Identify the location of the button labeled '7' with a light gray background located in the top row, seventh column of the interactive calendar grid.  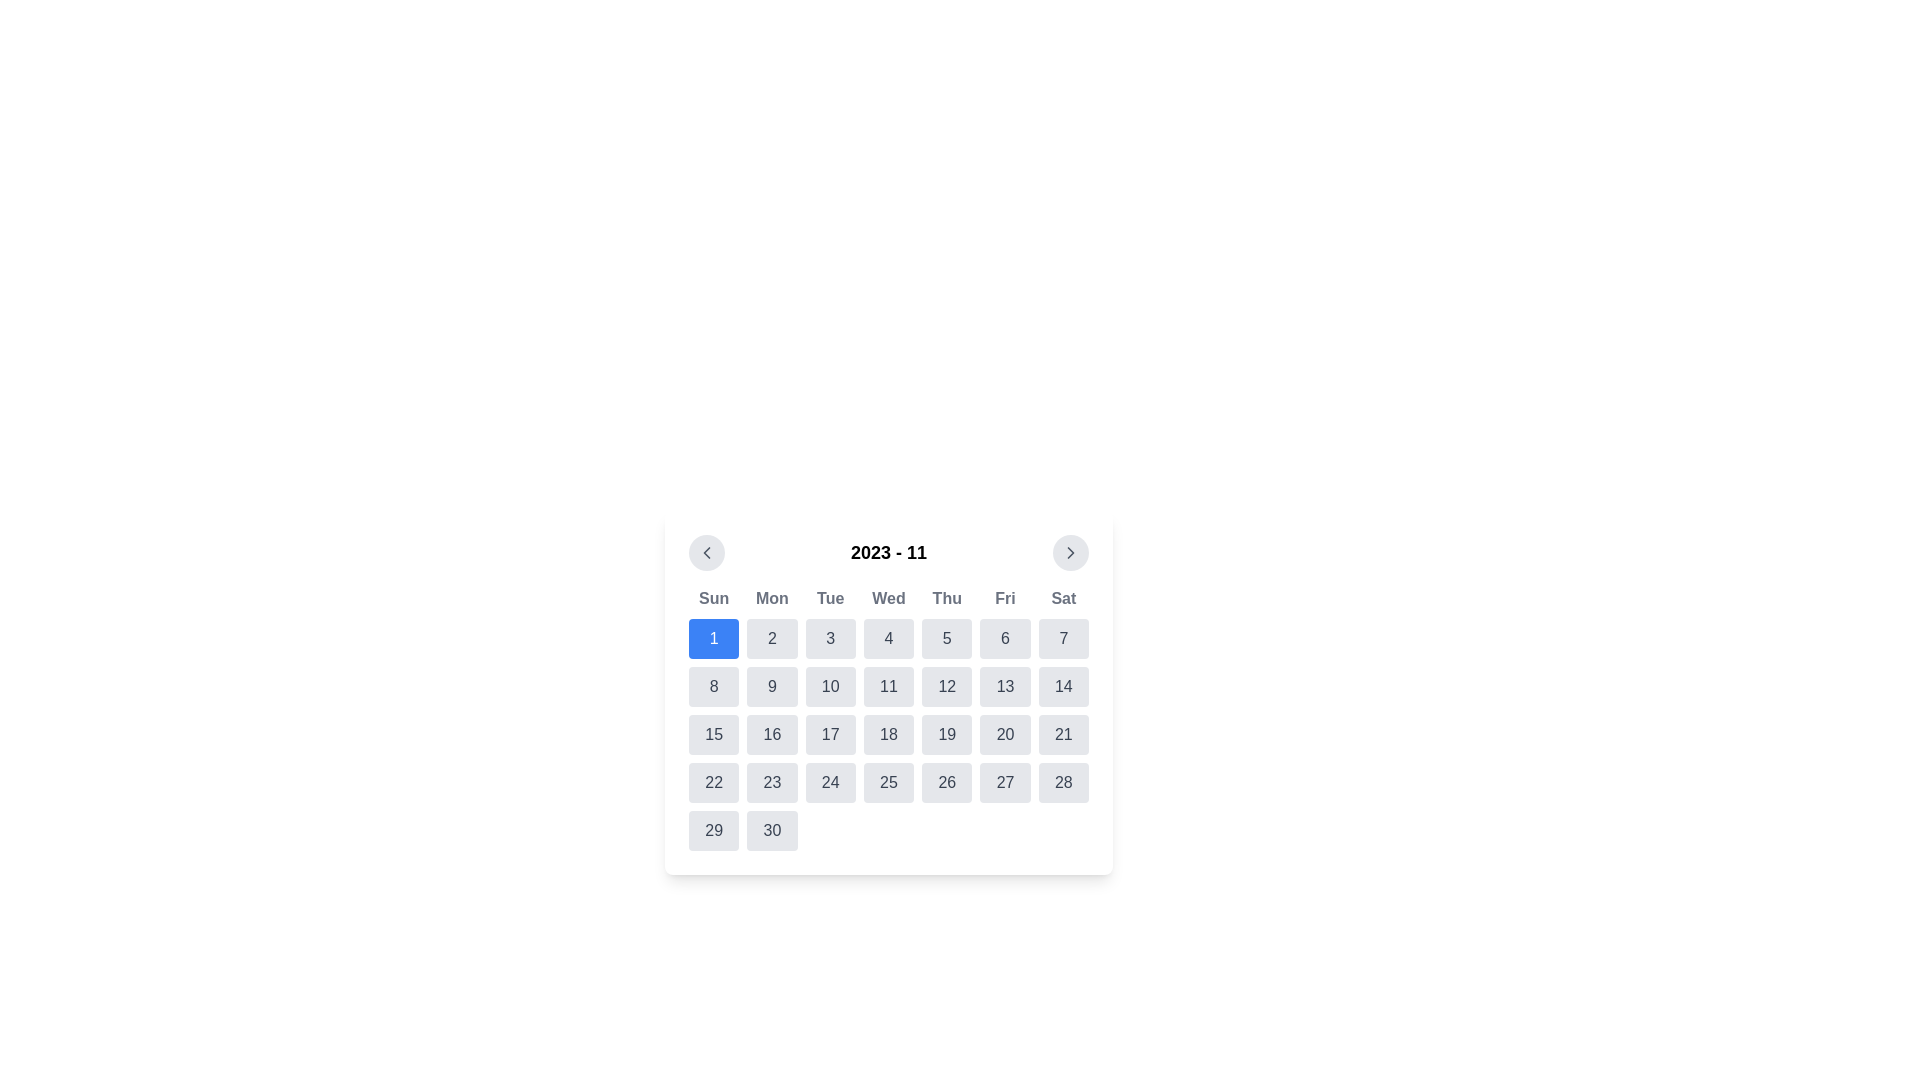
(1062, 639).